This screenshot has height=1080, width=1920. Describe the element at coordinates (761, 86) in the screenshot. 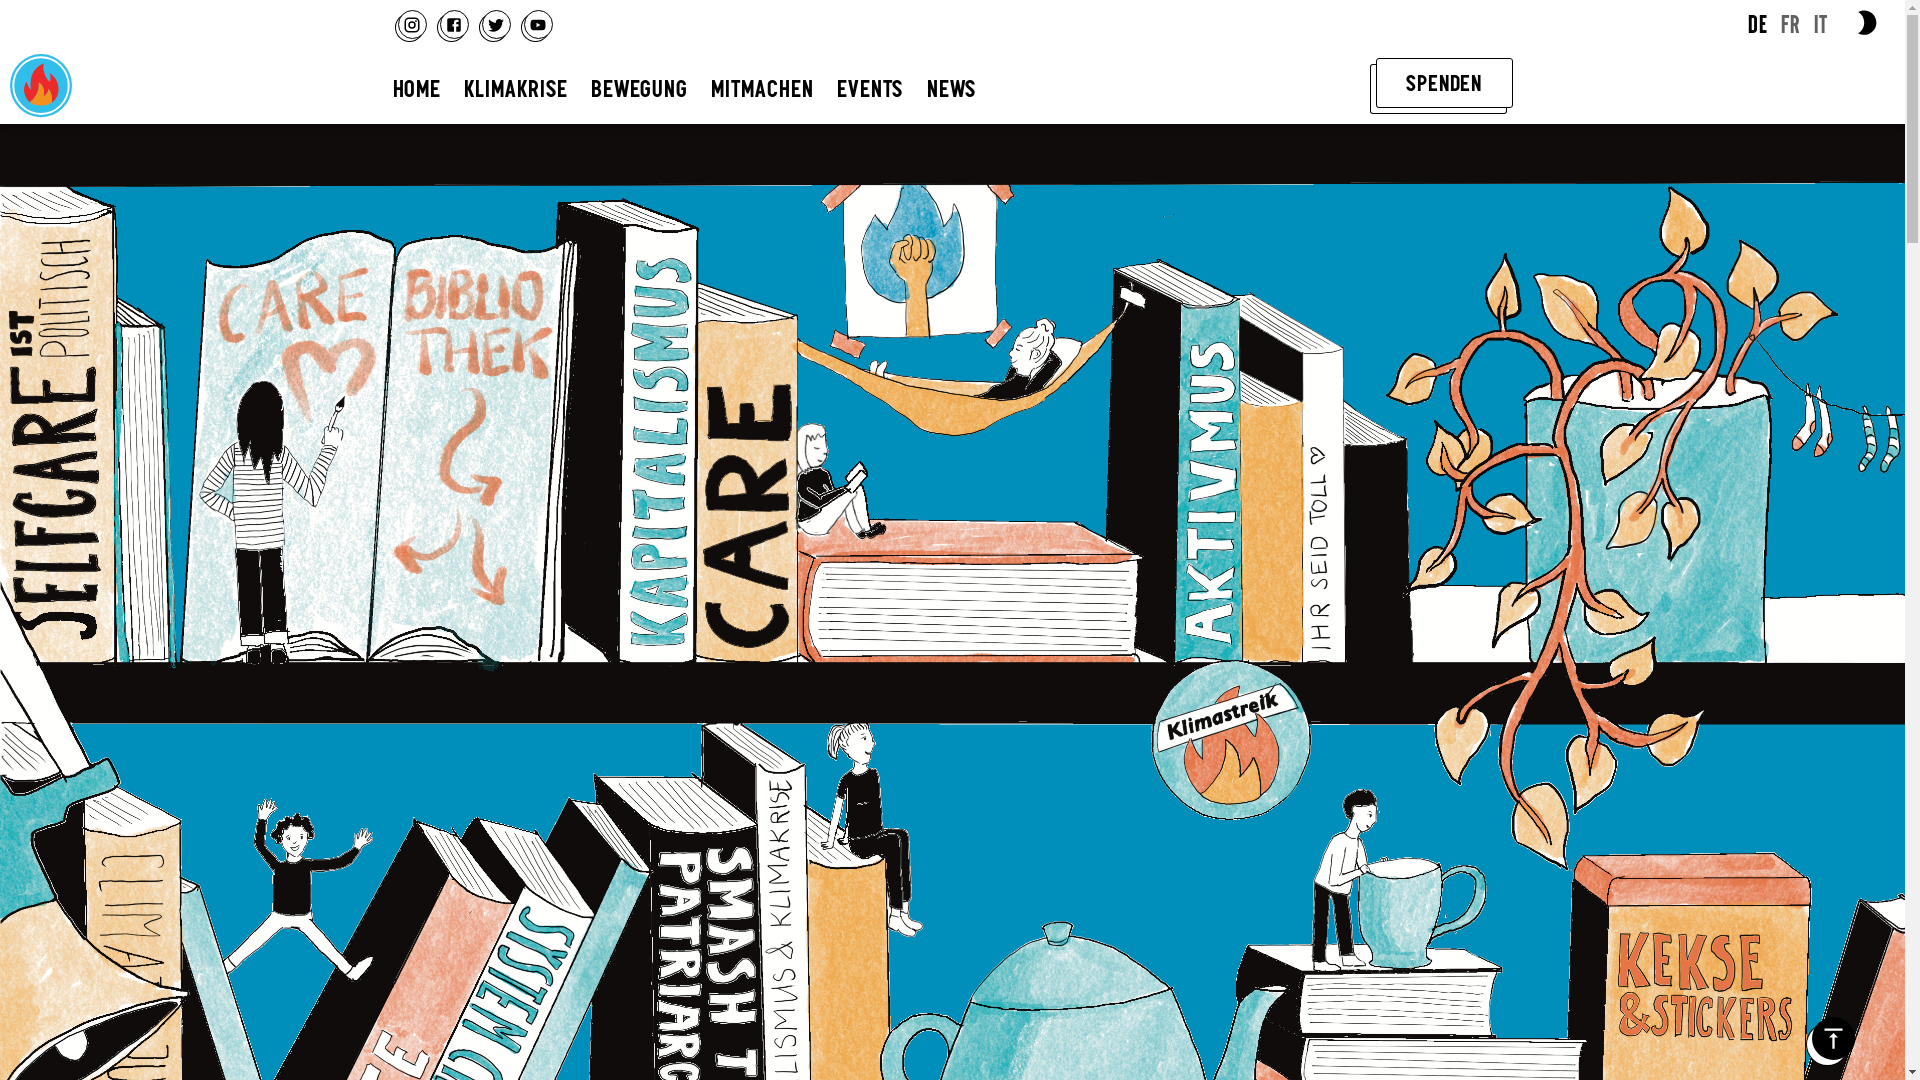

I see `'MITMACHEN'` at that location.